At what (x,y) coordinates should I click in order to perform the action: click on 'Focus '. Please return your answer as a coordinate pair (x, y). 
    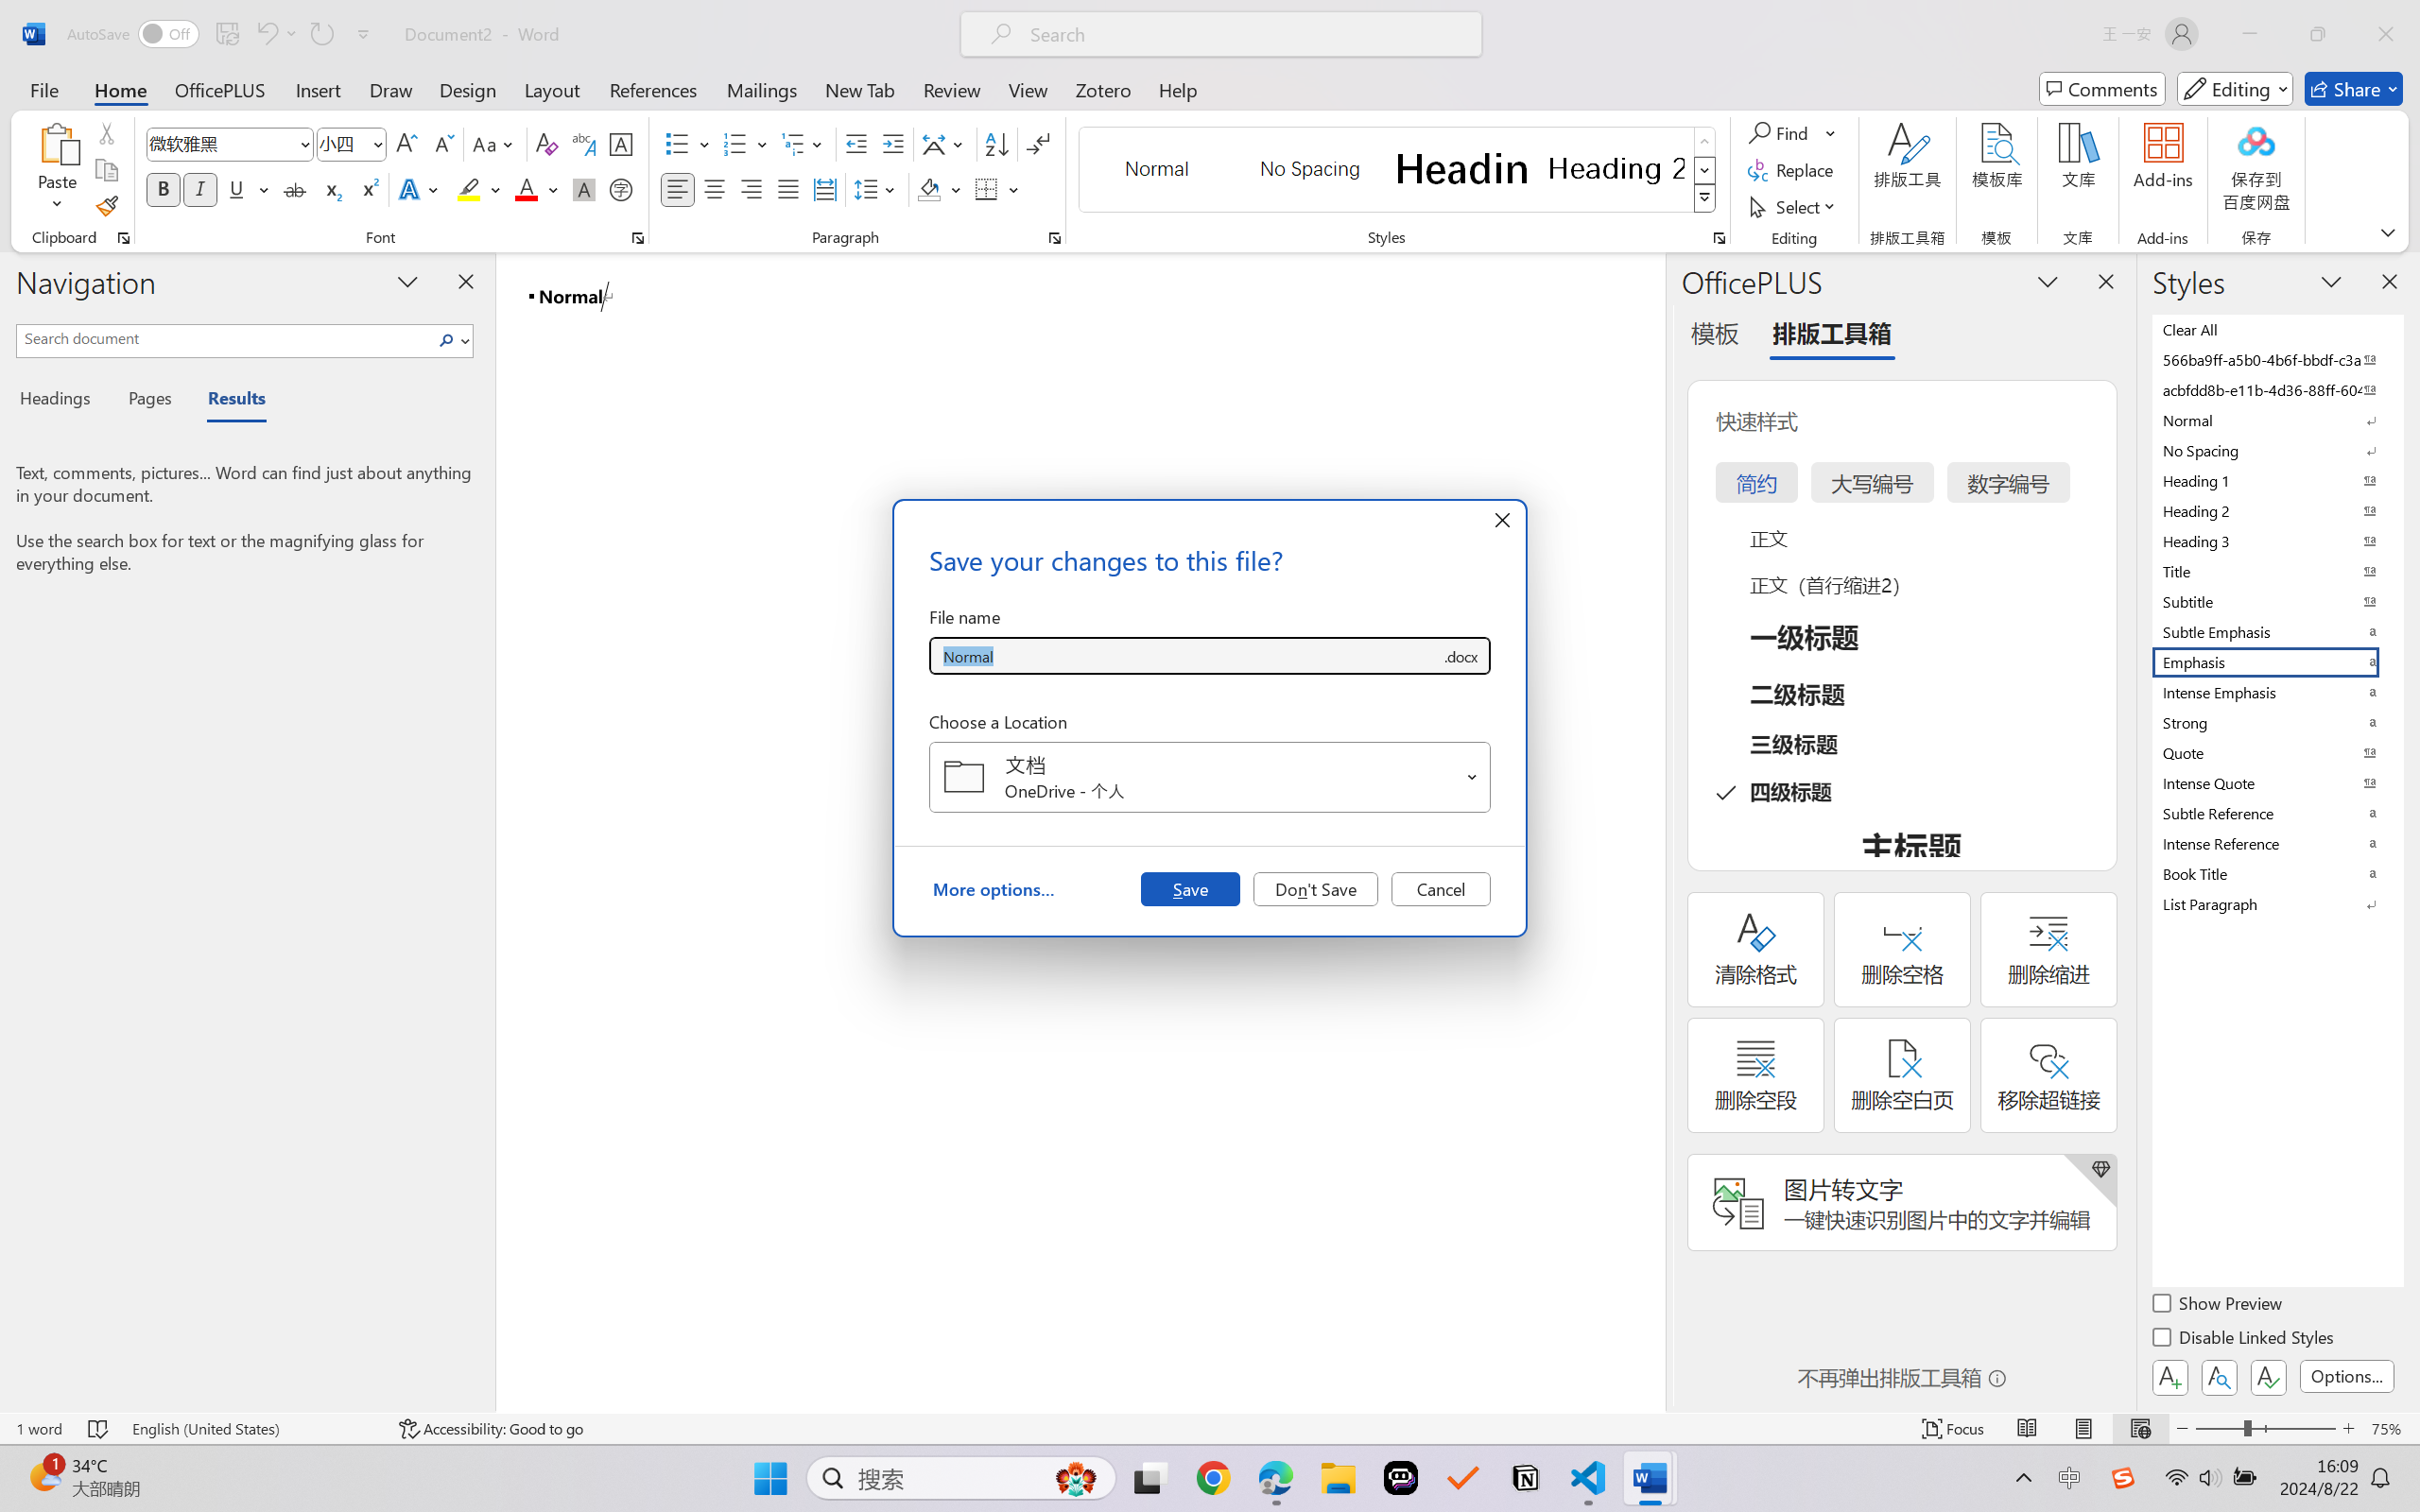
    Looking at the image, I should click on (1953, 1428).